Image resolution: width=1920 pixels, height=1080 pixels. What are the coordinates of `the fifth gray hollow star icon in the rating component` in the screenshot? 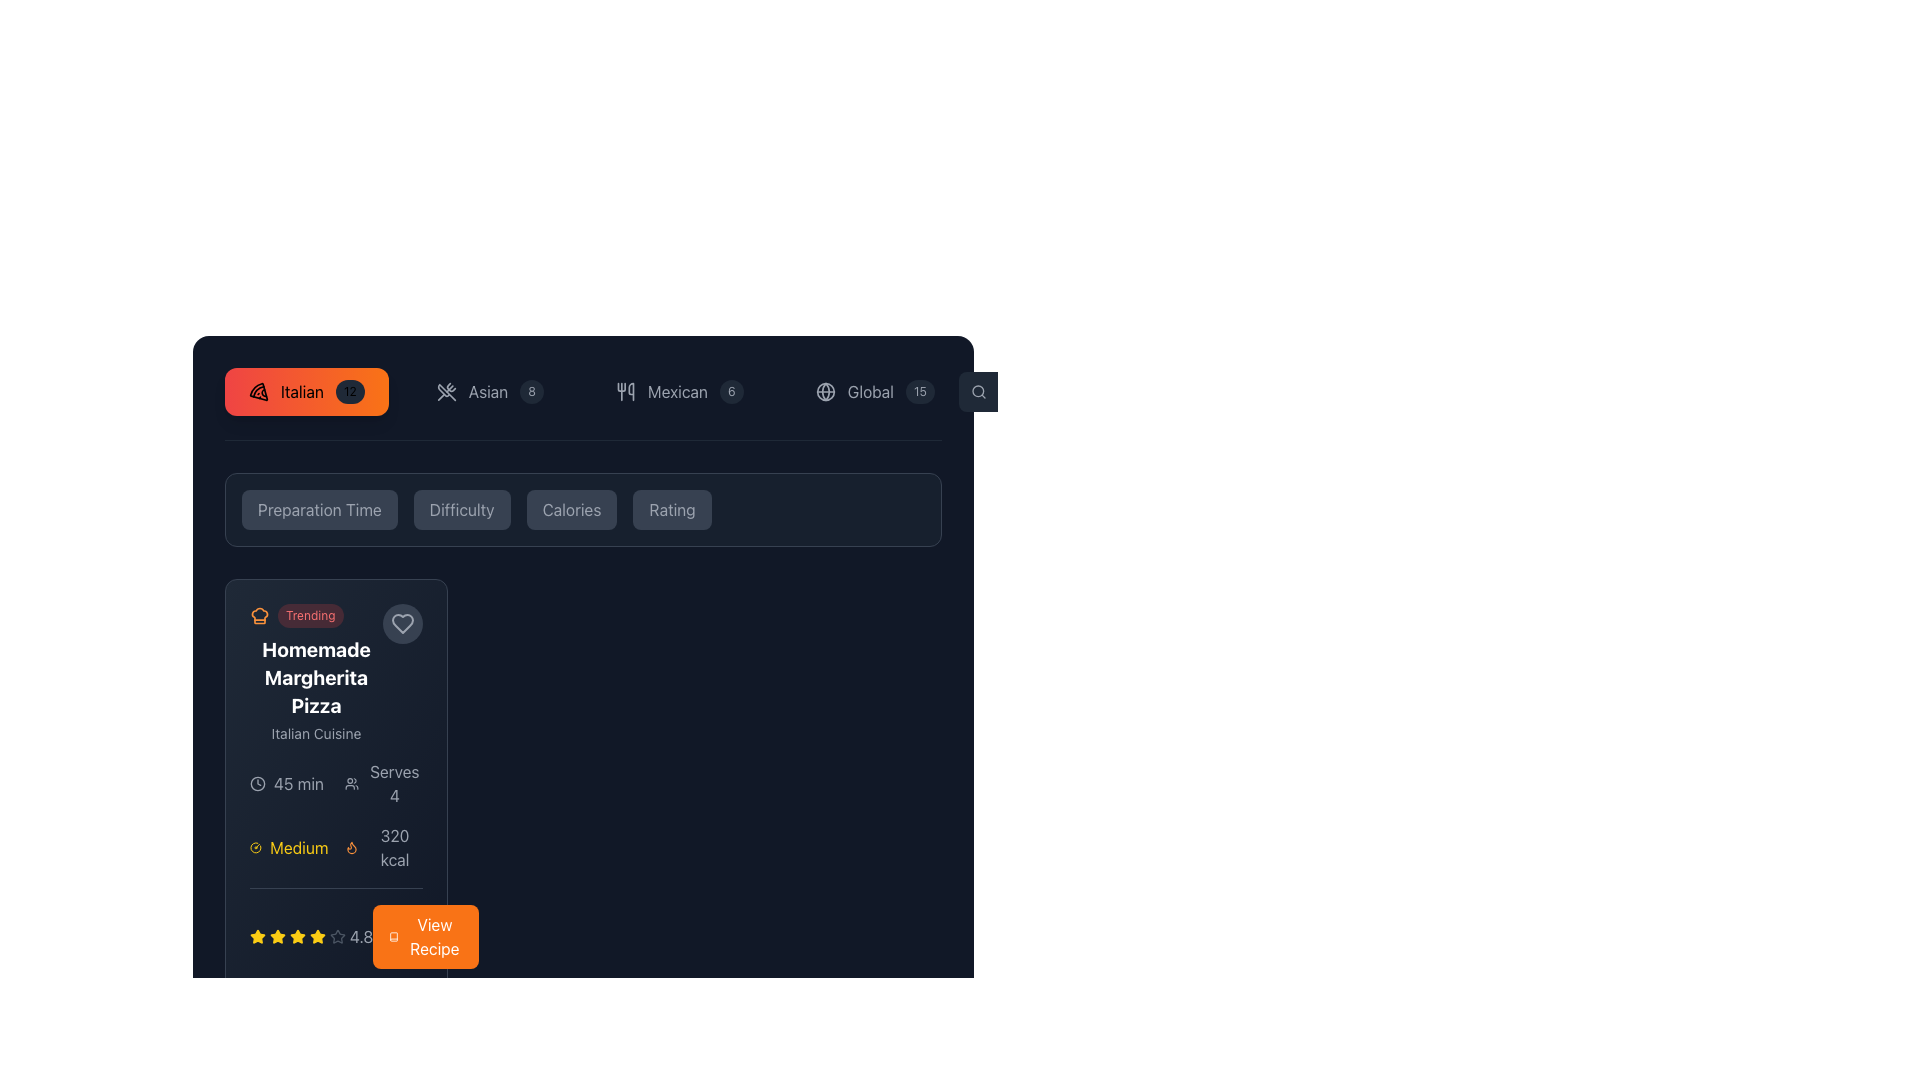 It's located at (336, 937).